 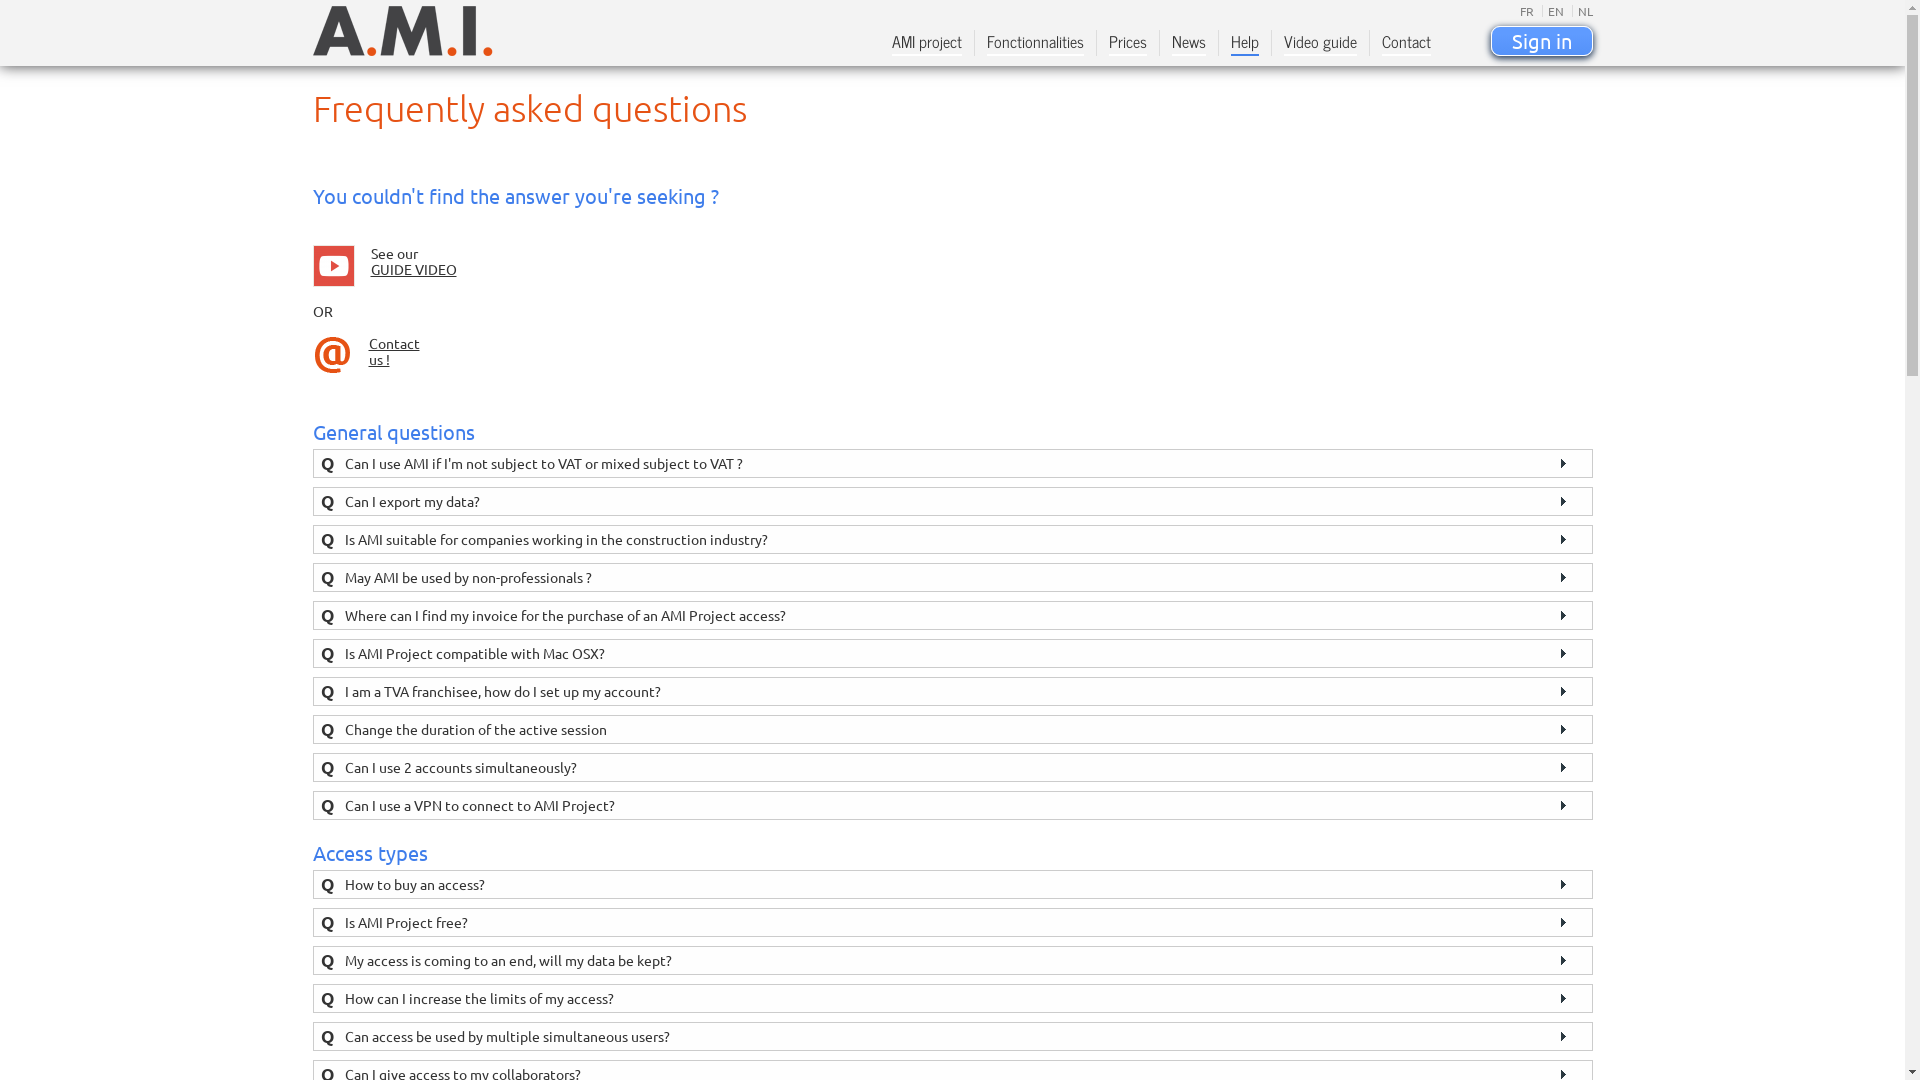 What do you see at coordinates (401, 30) in the screenshot?
I see `'AMI logo - Accounting Management Interface'` at bounding box center [401, 30].